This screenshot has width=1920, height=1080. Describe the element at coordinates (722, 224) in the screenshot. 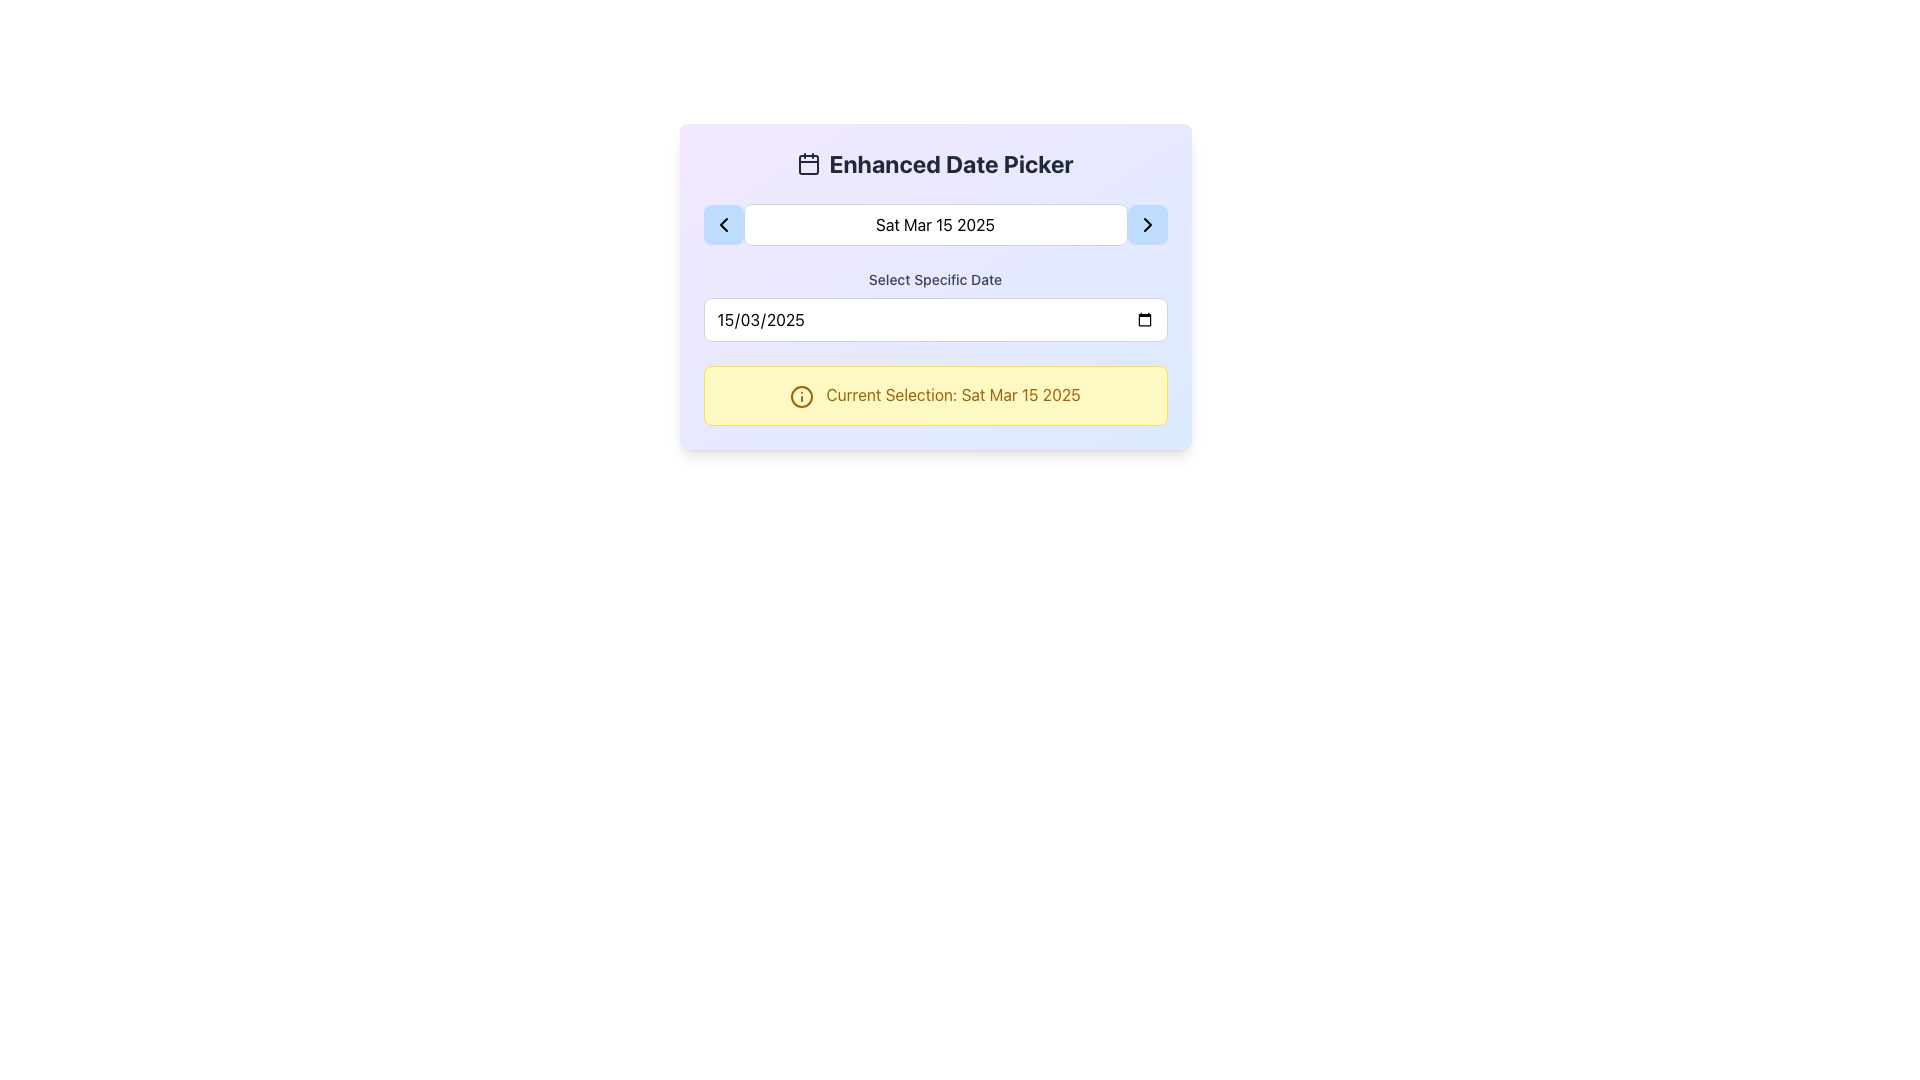

I see `the left-pointing chevron icon within the SVG component` at that location.